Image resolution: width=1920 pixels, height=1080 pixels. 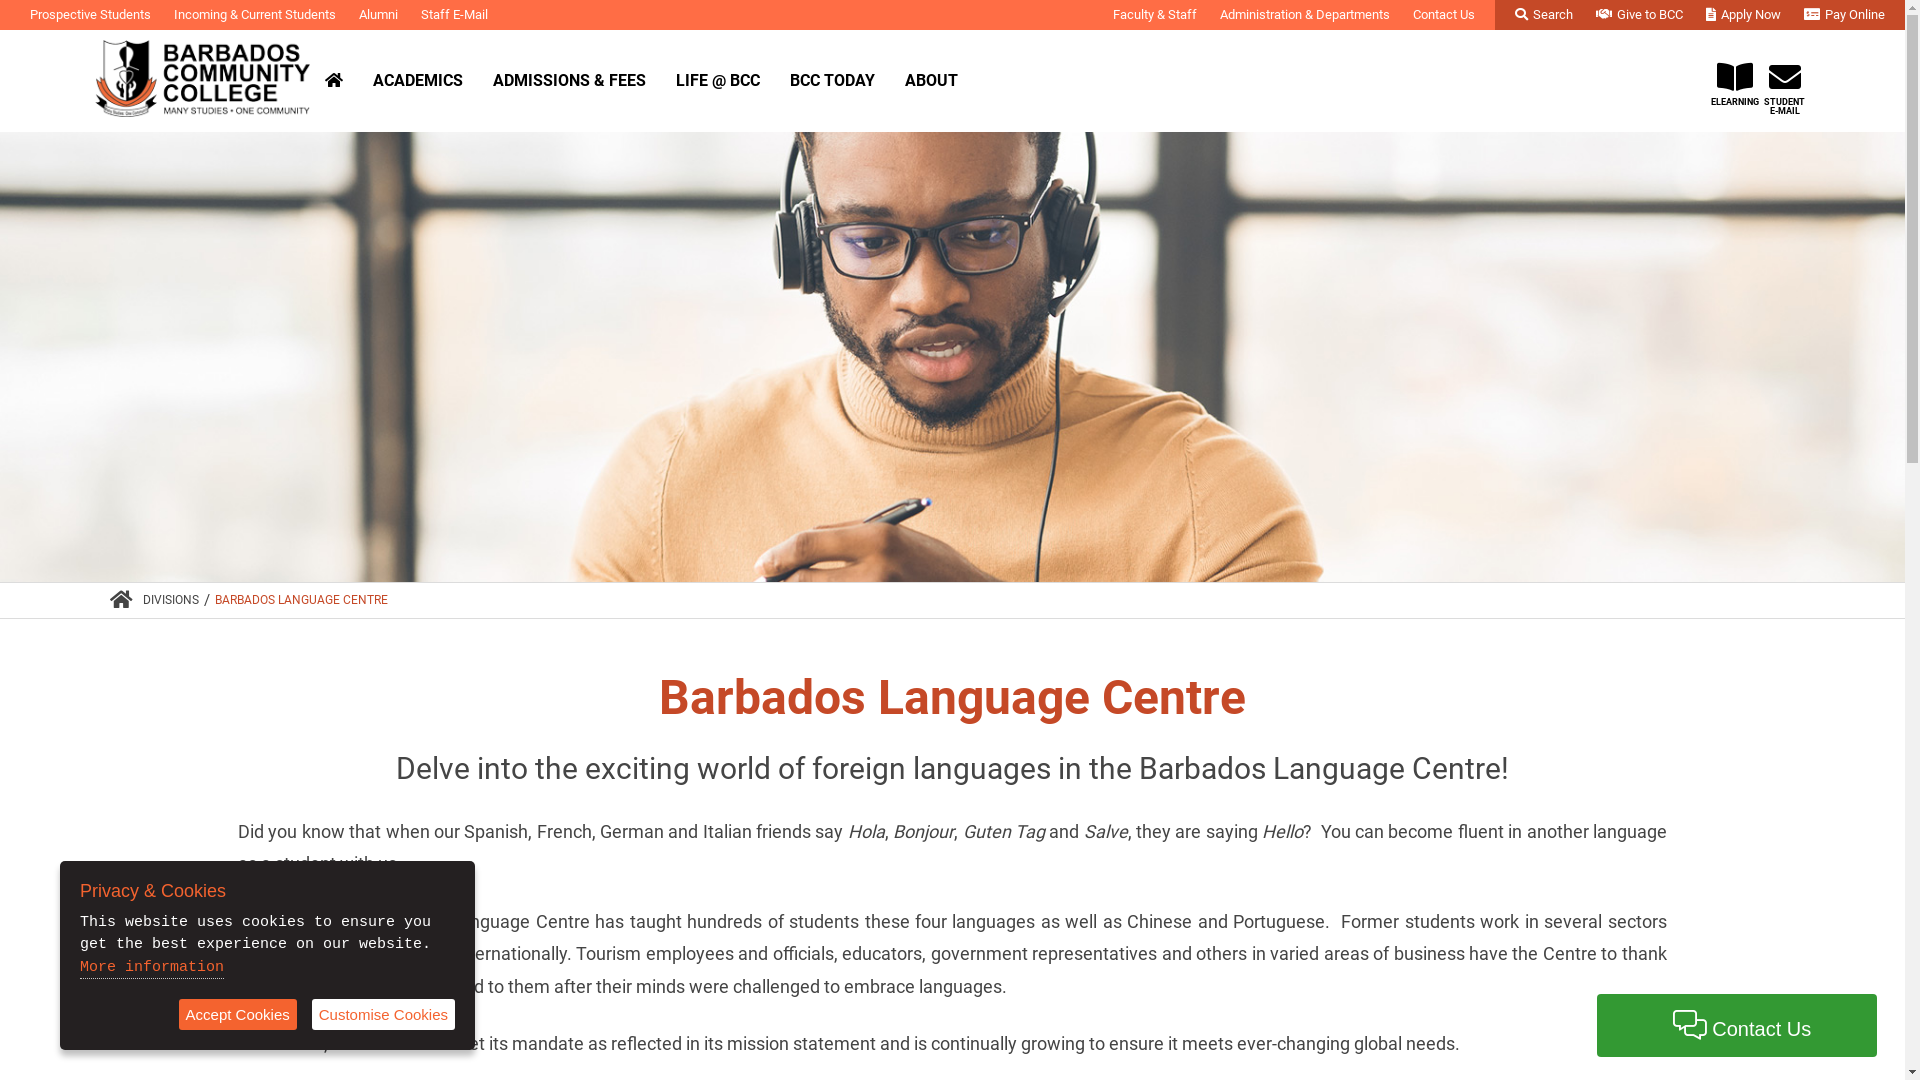 I want to click on 'Accept Cookies', so click(x=178, y=1014).